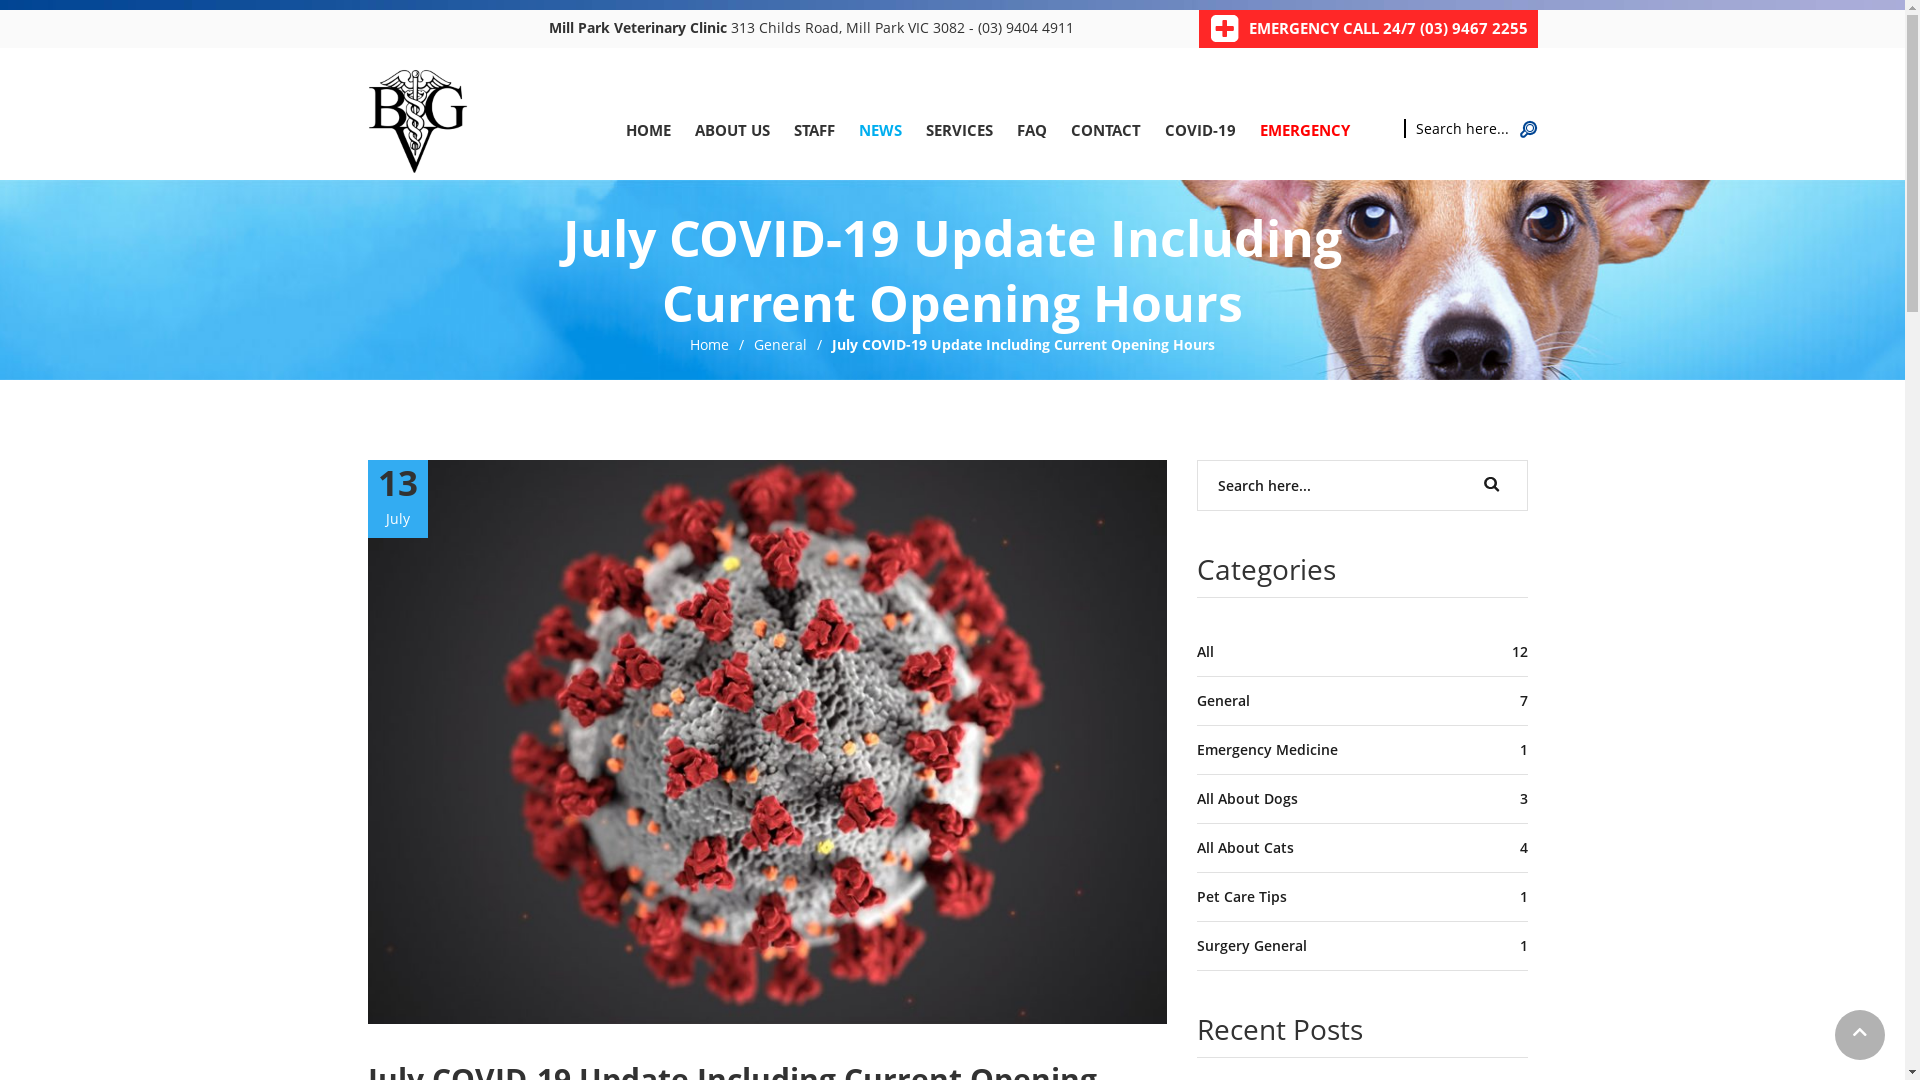 The height and width of the screenshot is (1080, 1920). What do you see at coordinates (1859, 1034) in the screenshot?
I see `'Scroll Top'` at bounding box center [1859, 1034].